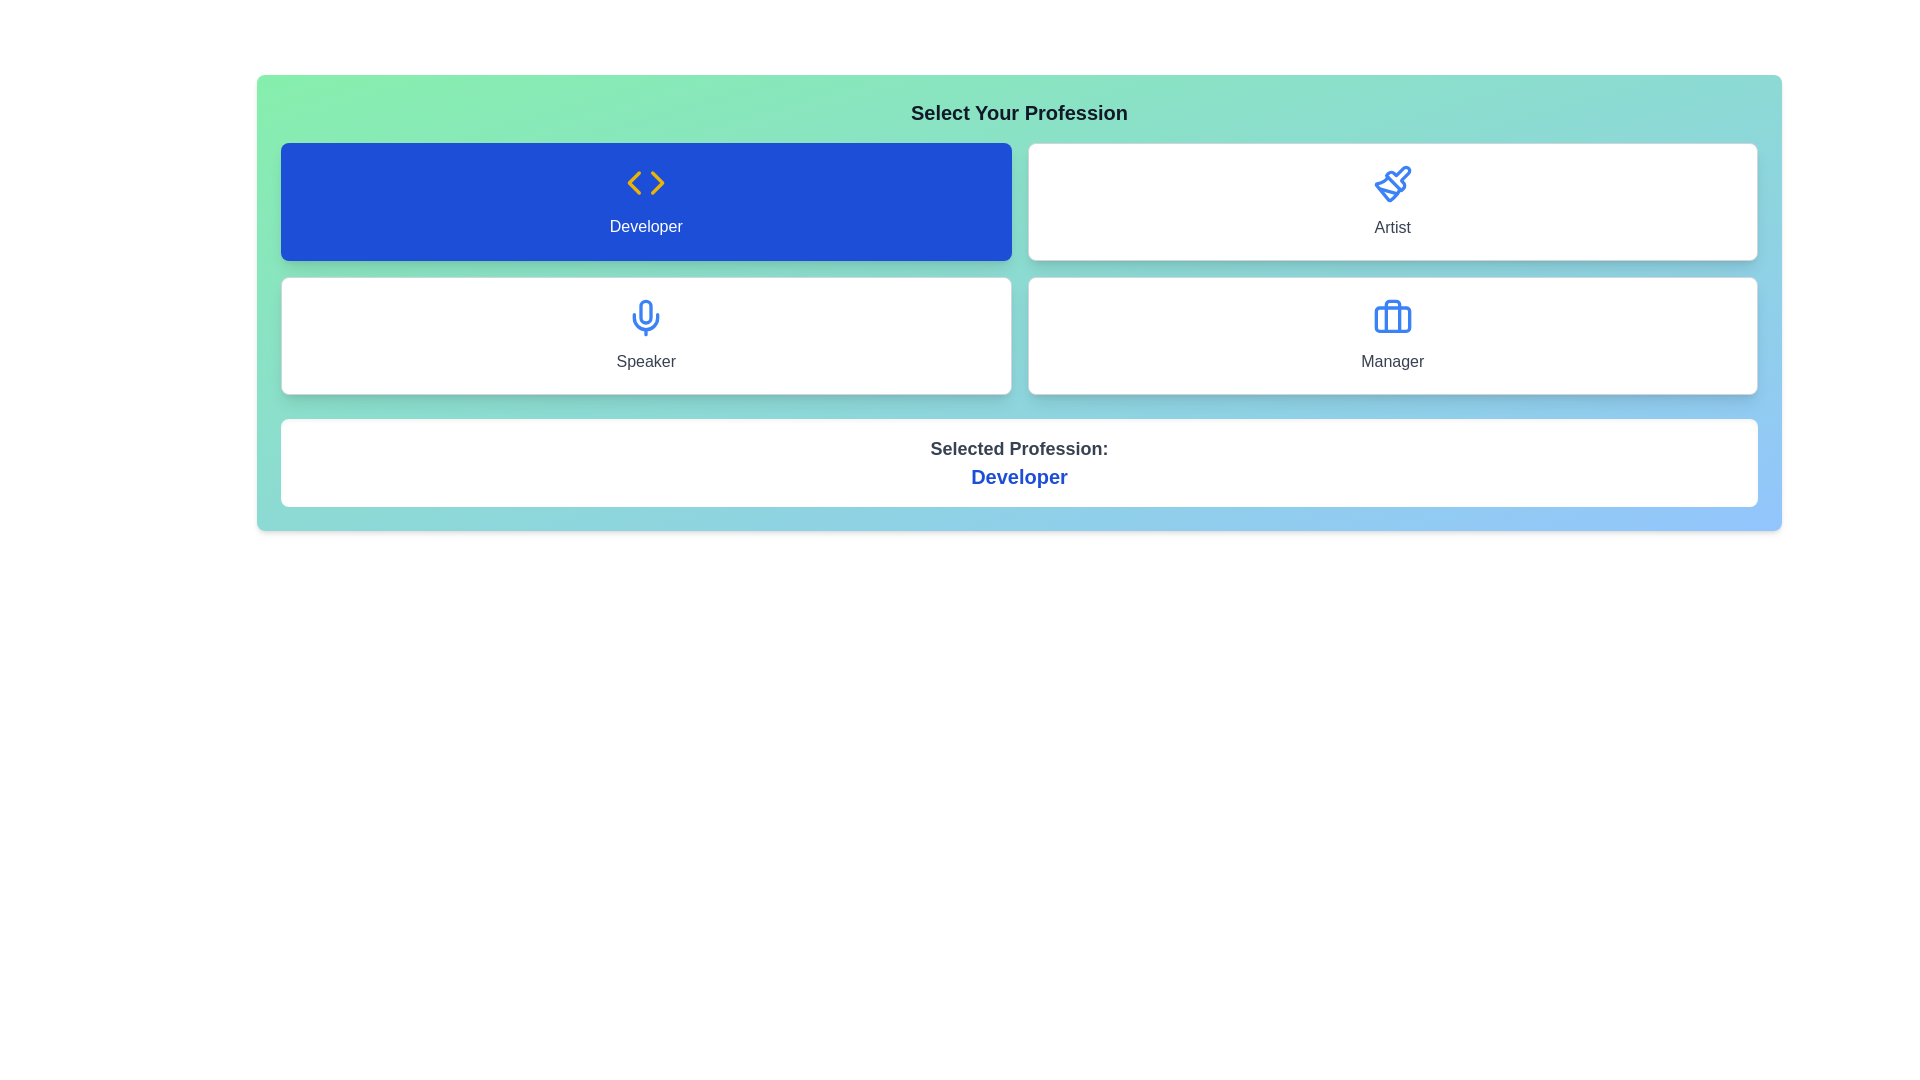 This screenshot has height=1080, width=1920. What do you see at coordinates (1391, 201) in the screenshot?
I see `the profession Artist by clicking its corresponding button` at bounding box center [1391, 201].